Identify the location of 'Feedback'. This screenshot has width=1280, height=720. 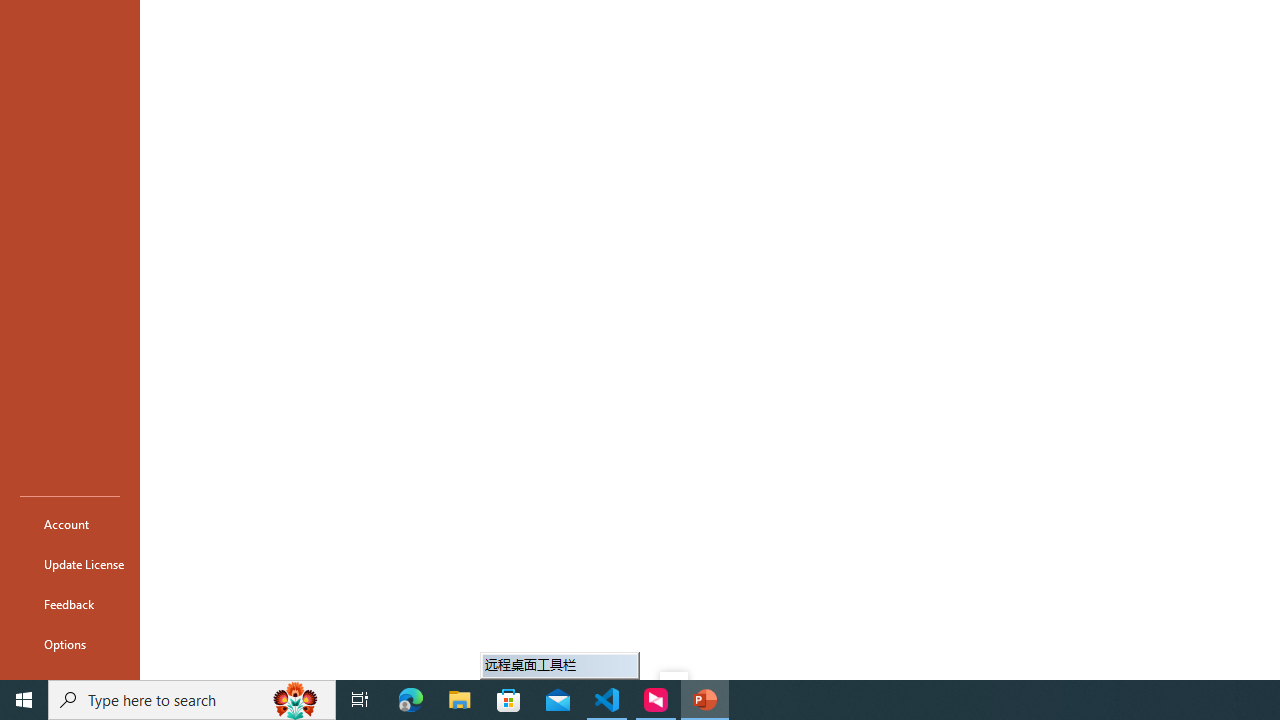
(69, 603).